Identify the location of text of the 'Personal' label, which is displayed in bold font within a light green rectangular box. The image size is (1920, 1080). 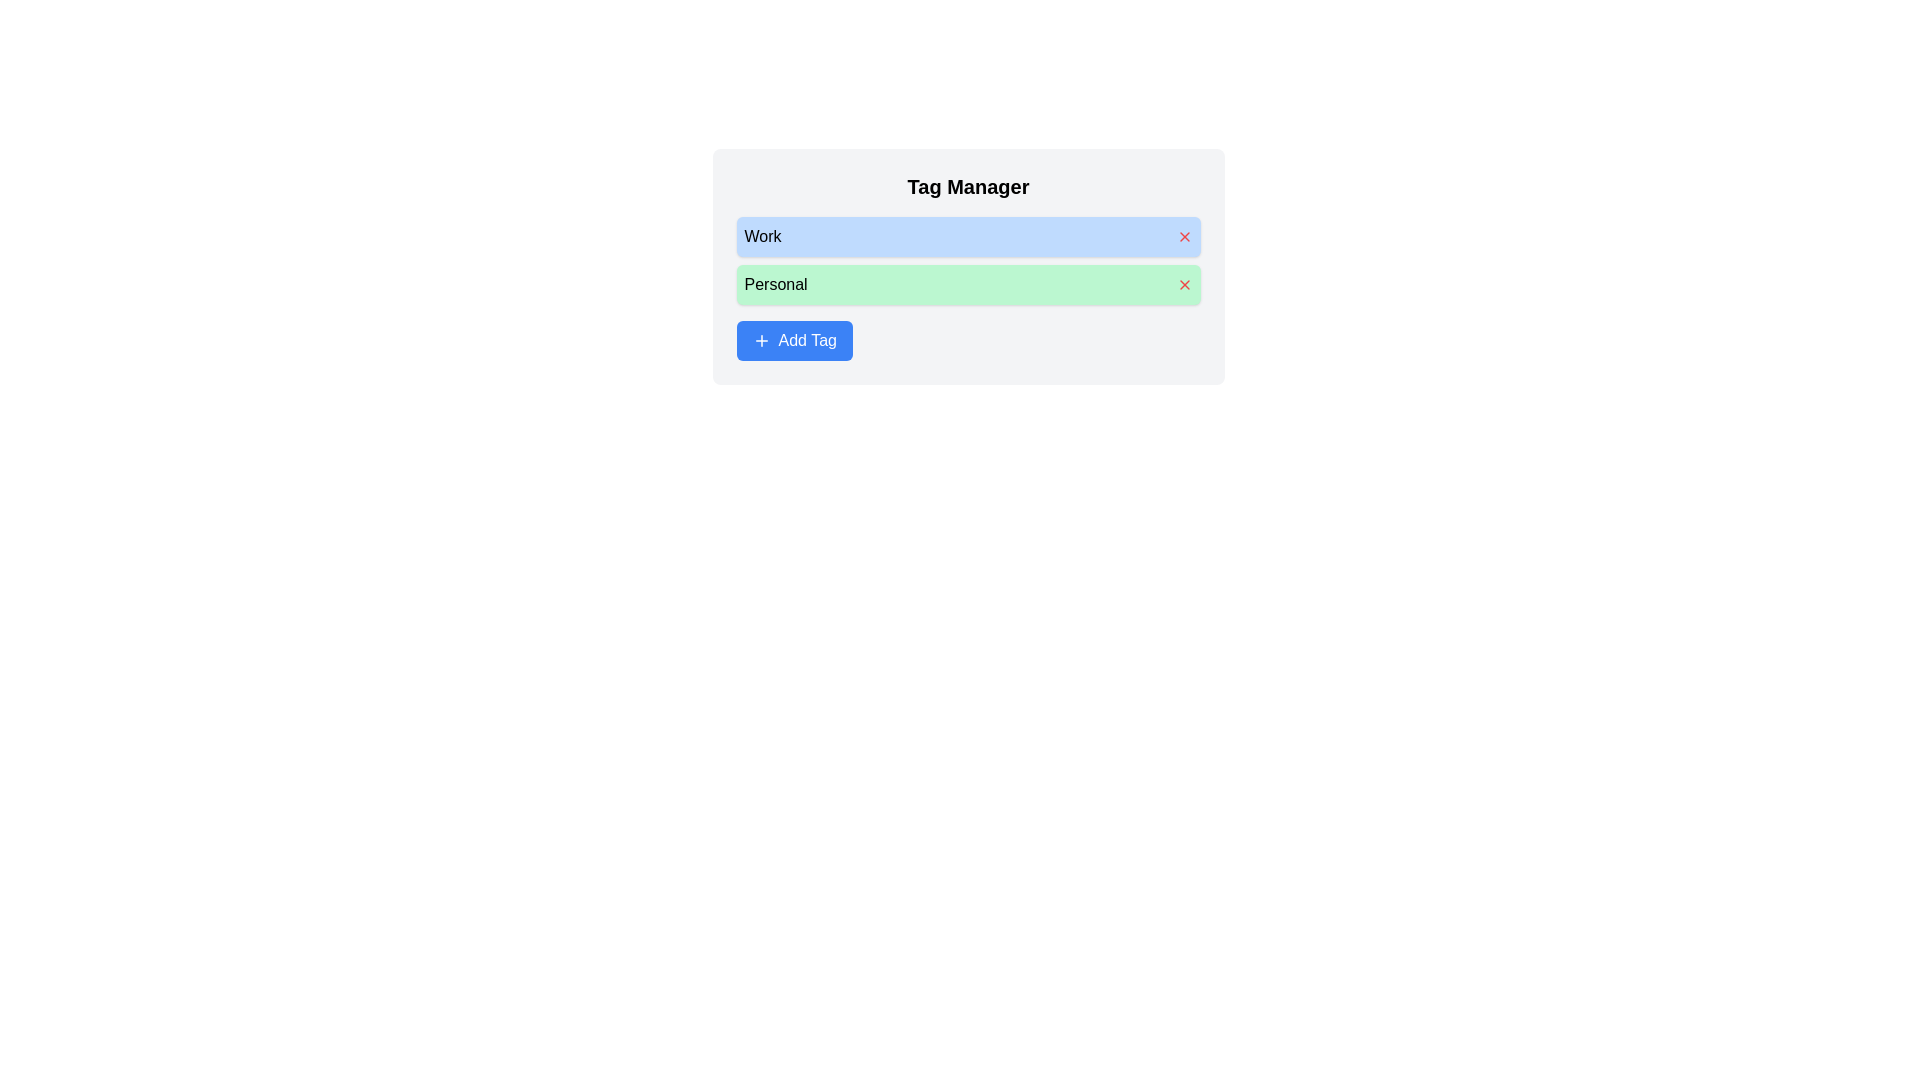
(775, 285).